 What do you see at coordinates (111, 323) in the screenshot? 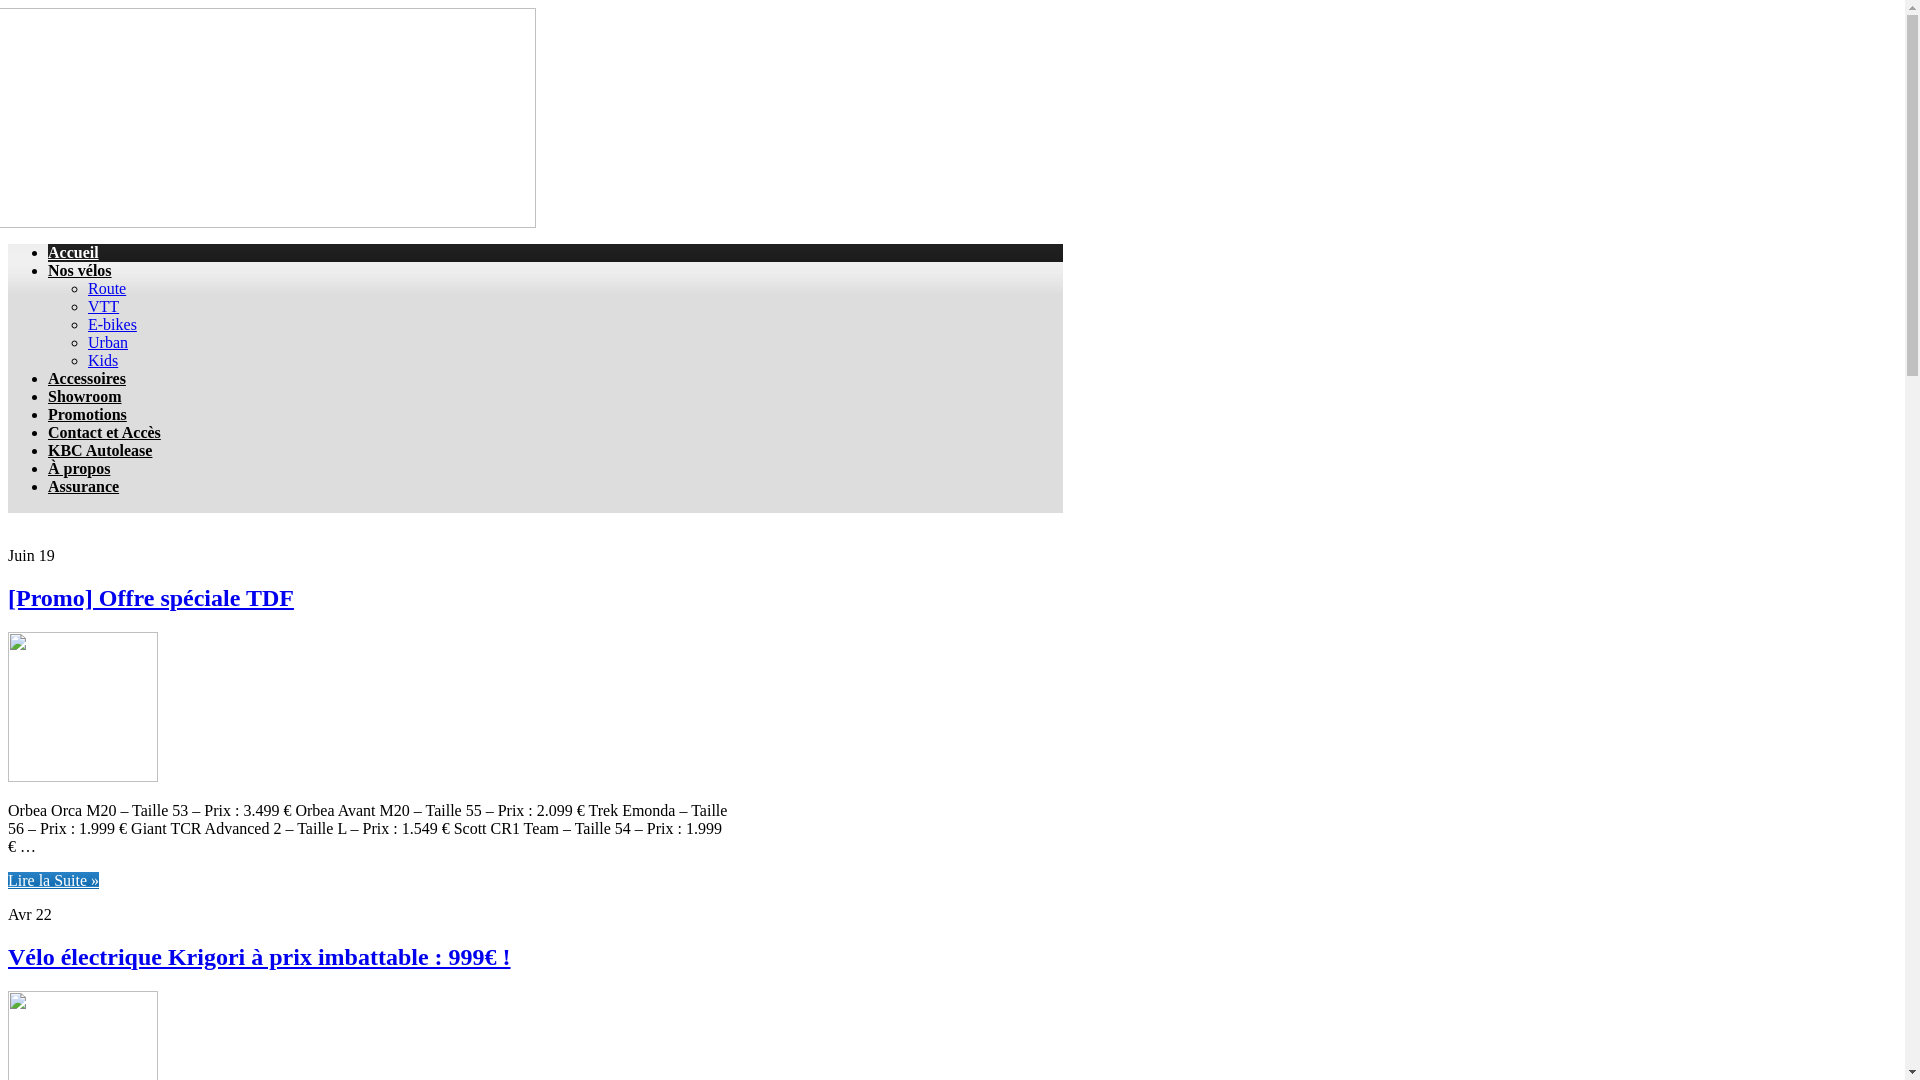
I see `'E-bikes'` at bounding box center [111, 323].